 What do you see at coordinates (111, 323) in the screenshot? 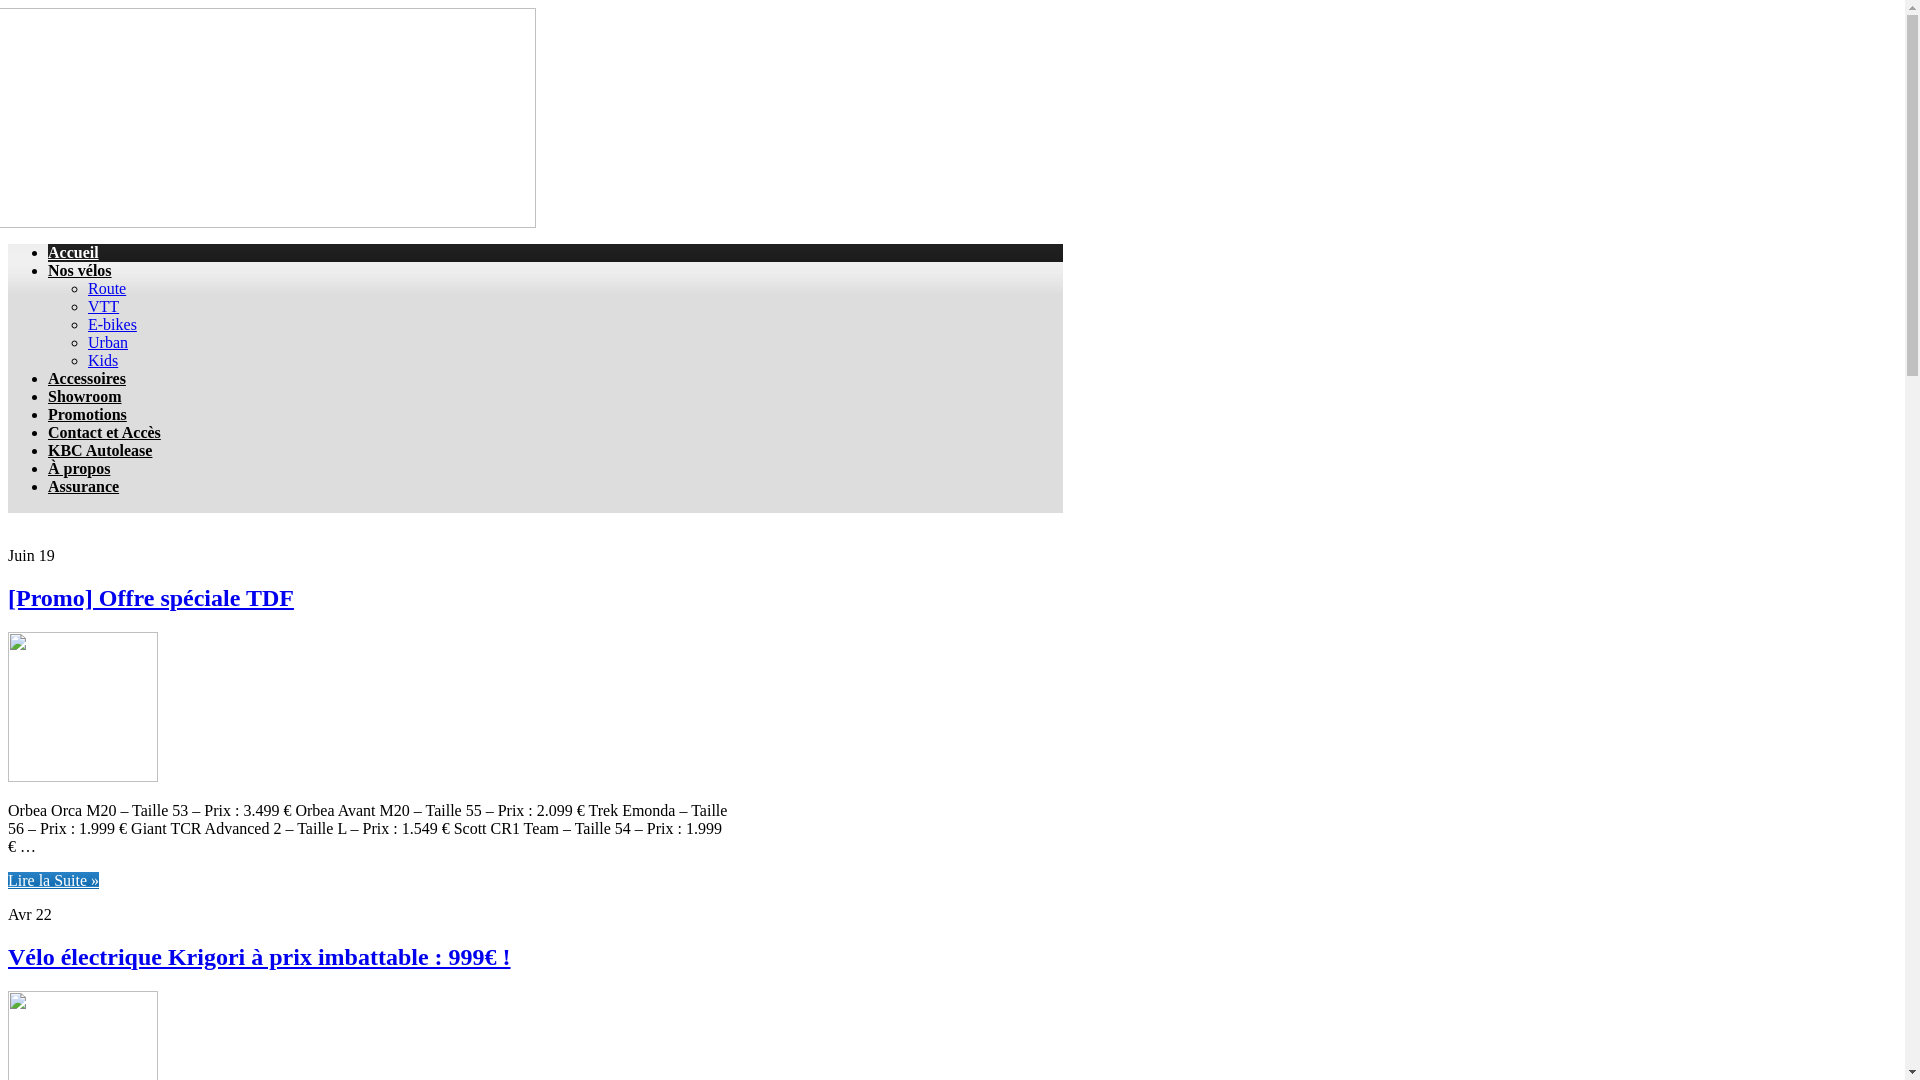
I see `'E-bikes'` at bounding box center [111, 323].